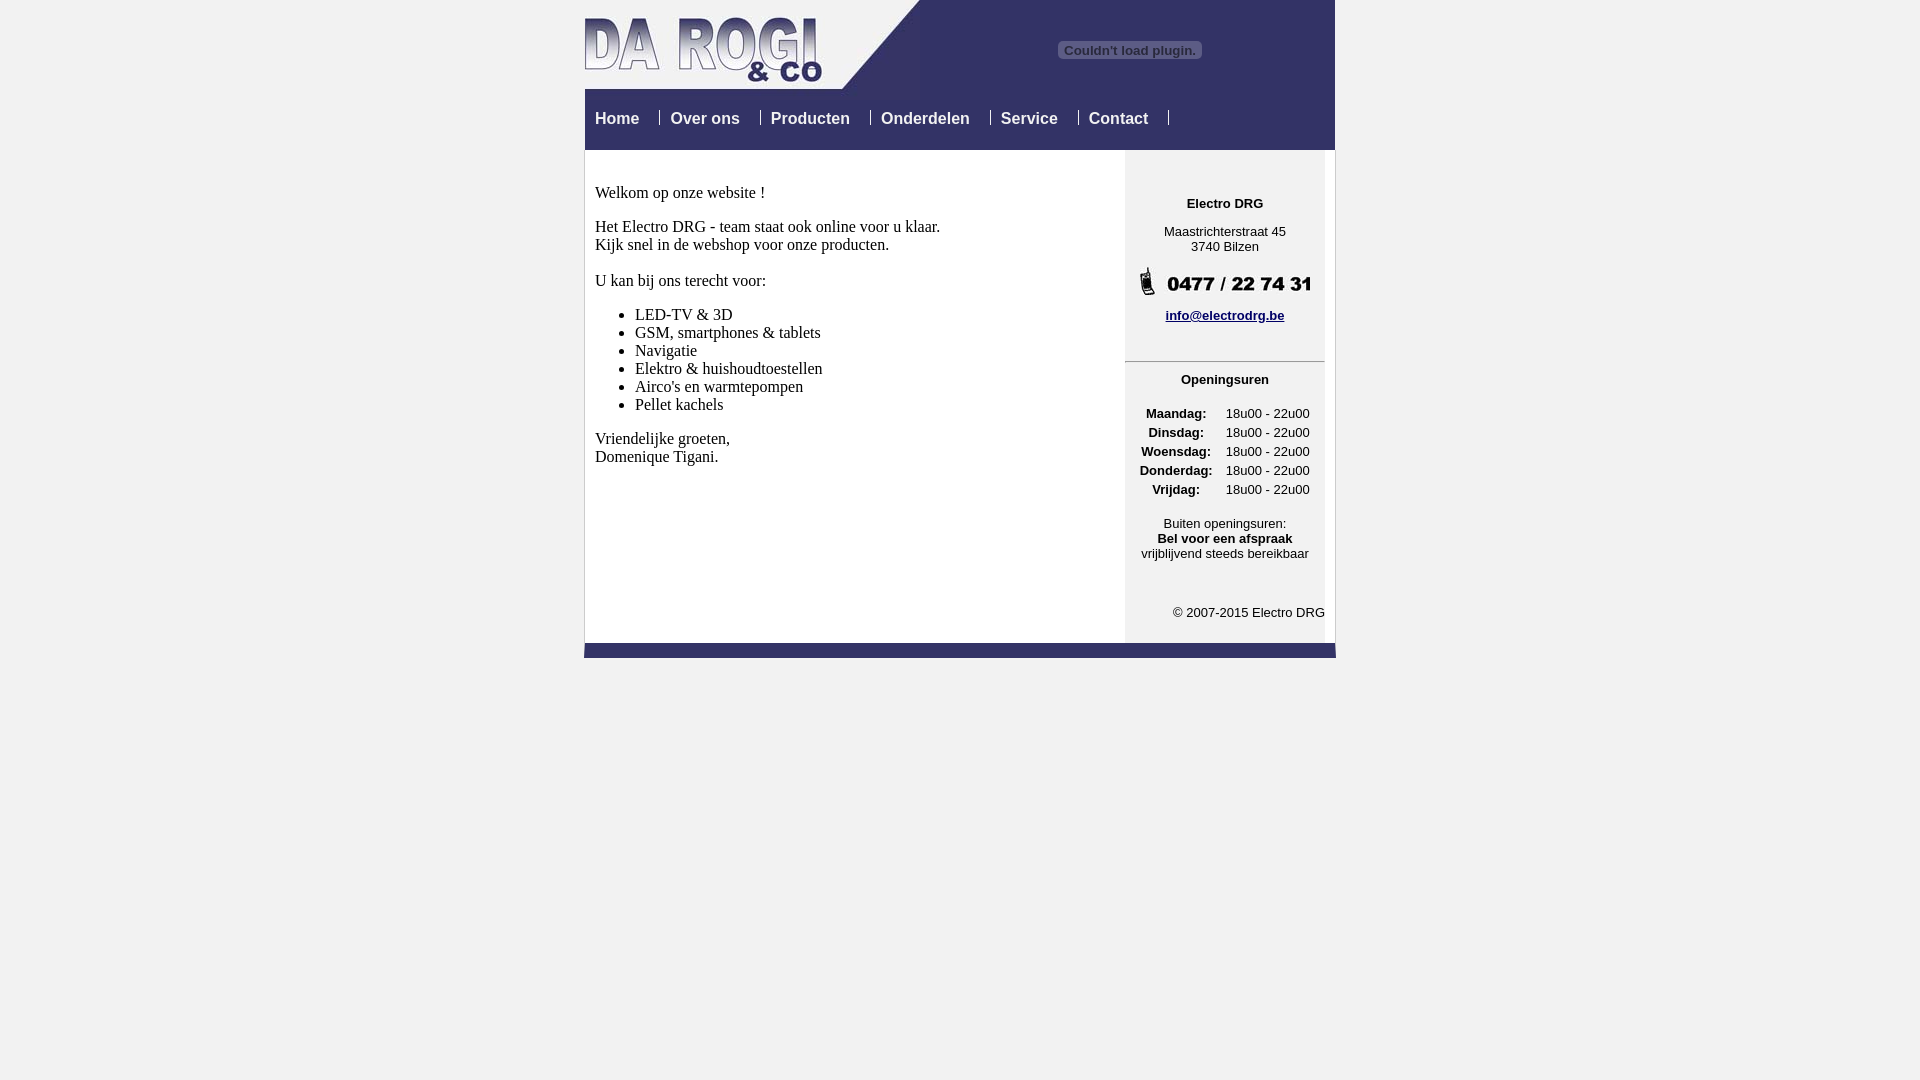 Image resolution: width=1920 pixels, height=1080 pixels. What do you see at coordinates (1029, 118) in the screenshot?
I see `'Service'` at bounding box center [1029, 118].